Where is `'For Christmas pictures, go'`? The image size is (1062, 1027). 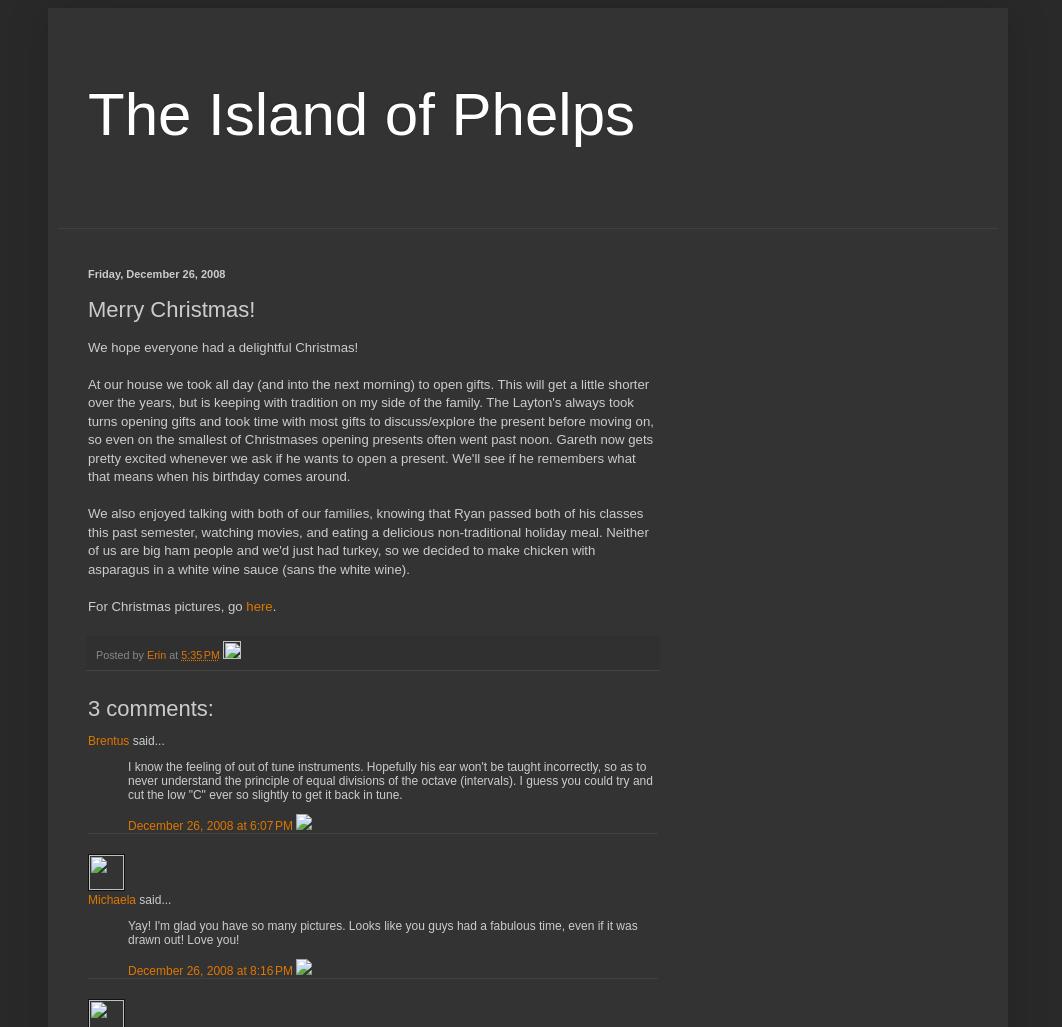 'For Christmas pictures, go' is located at coordinates (167, 605).